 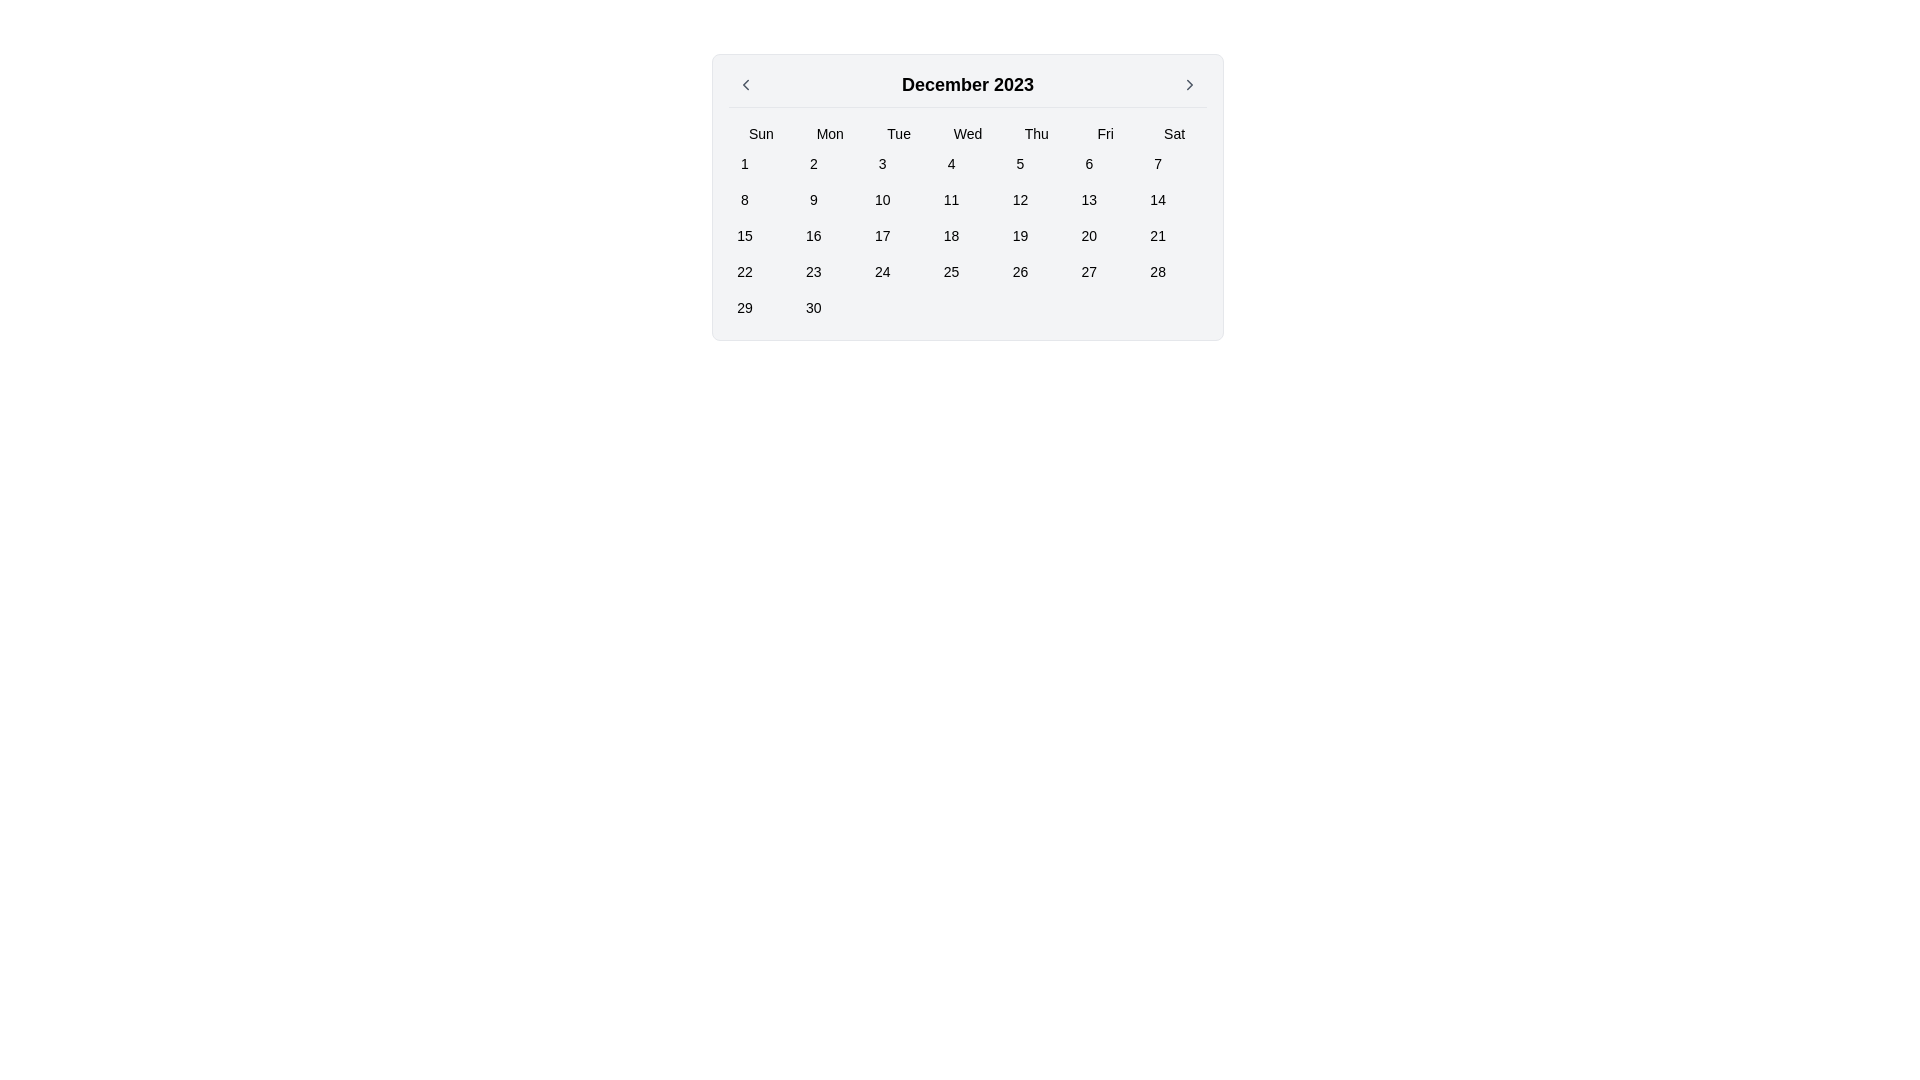 What do you see at coordinates (1158, 272) in the screenshot?
I see `the button representing the 28th day in the December 2023 calendar` at bounding box center [1158, 272].